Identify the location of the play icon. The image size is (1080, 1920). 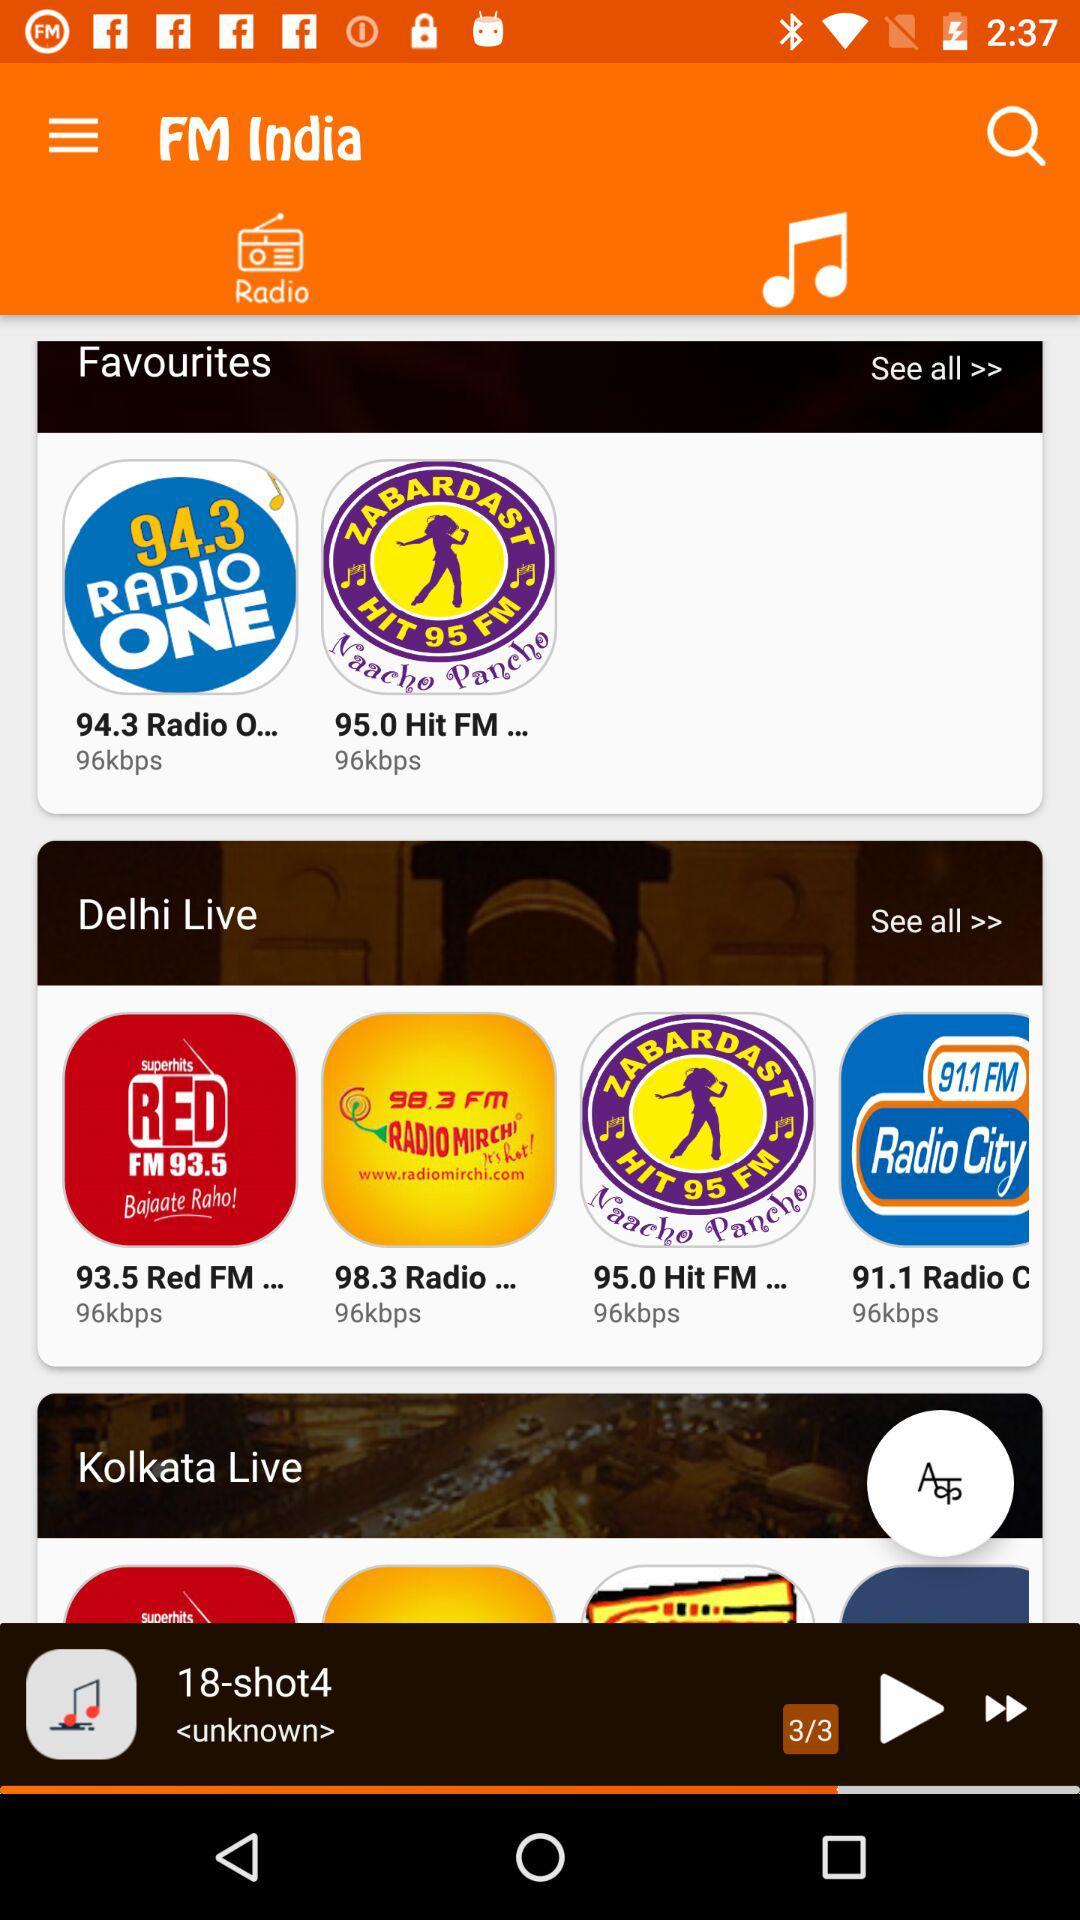
(906, 1707).